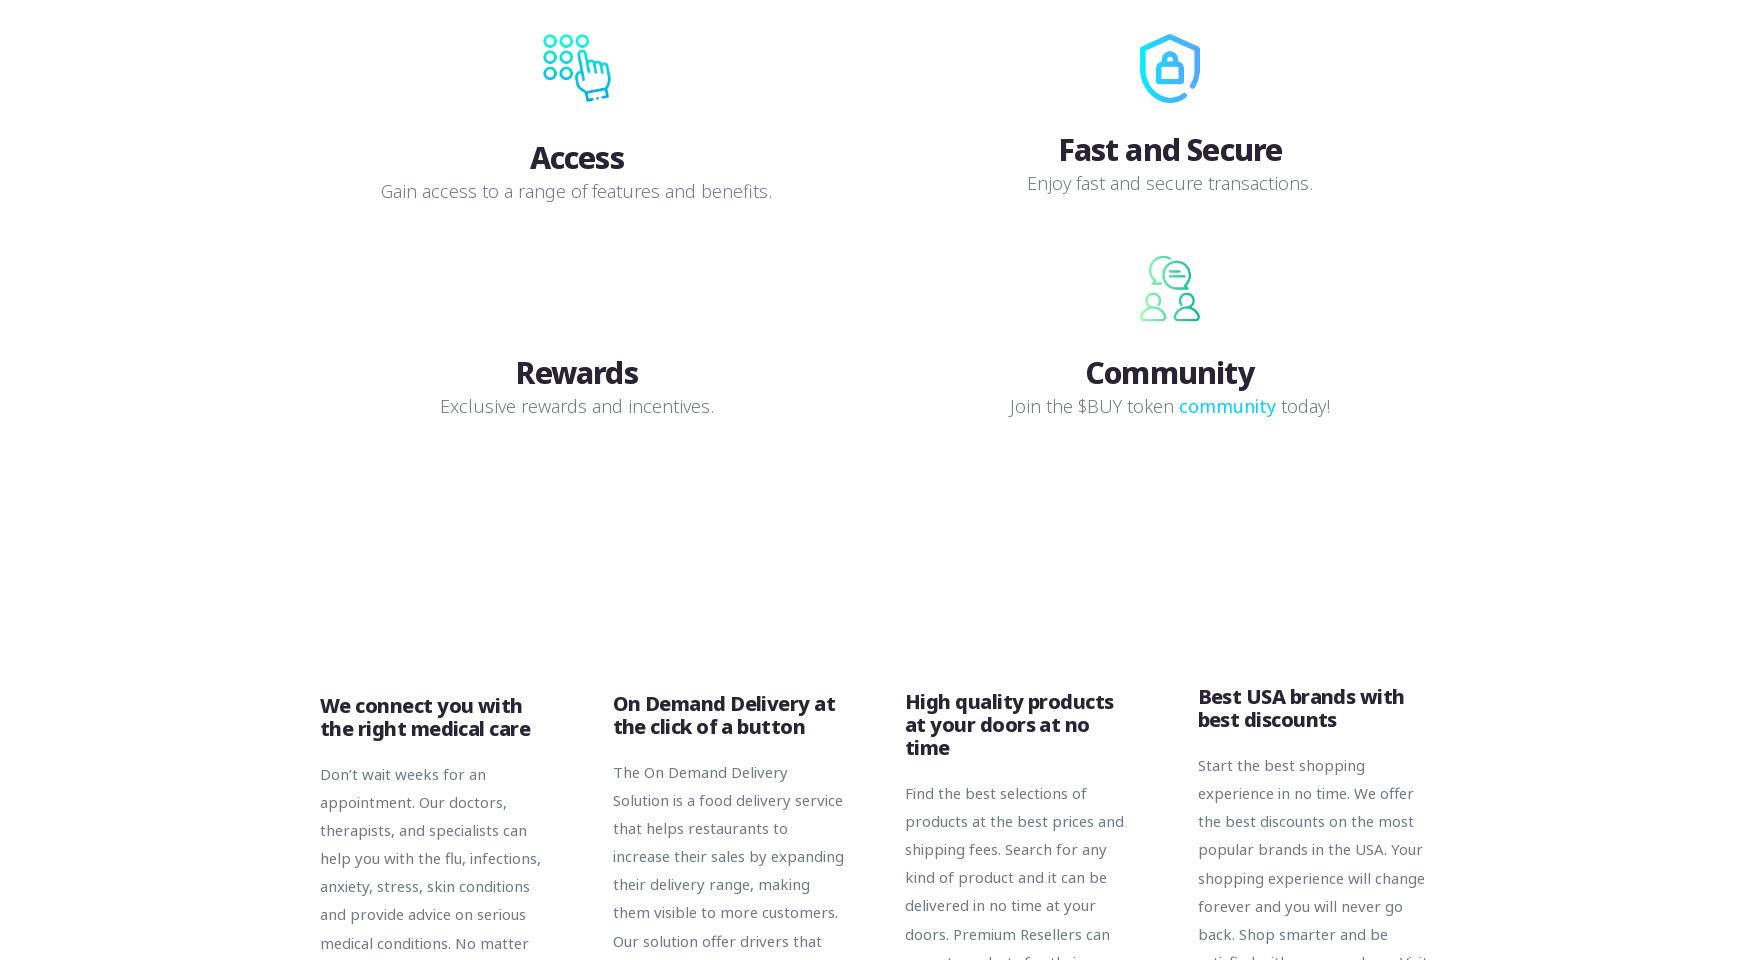 The image size is (1750, 960). What do you see at coordinates (1168, 147) in the screenshot?
I see `'Fast and Secure'` at bounding box center [1168, 147].